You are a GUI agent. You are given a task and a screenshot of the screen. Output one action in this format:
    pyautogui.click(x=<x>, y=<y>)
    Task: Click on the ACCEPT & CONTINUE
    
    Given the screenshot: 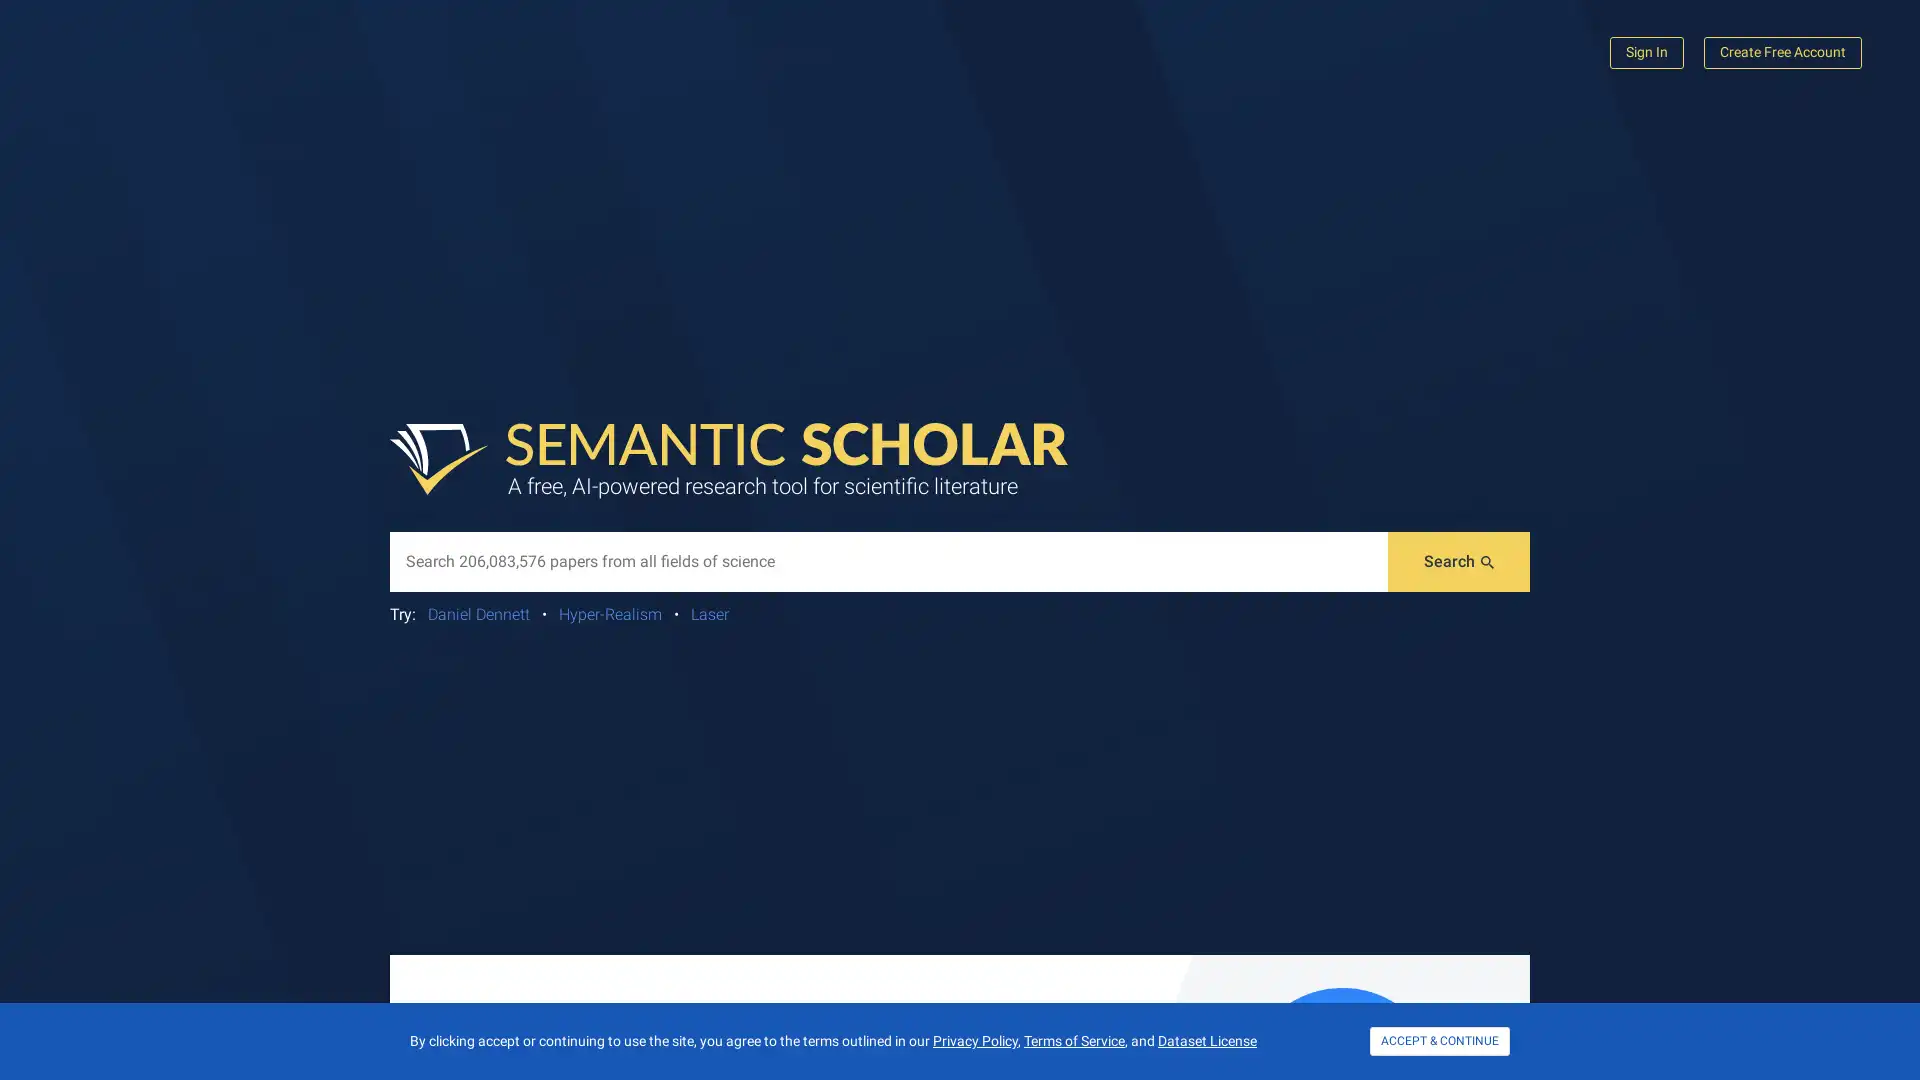 What is the action you would take?
    pyautogui.click(x=1440, y=1040)
    